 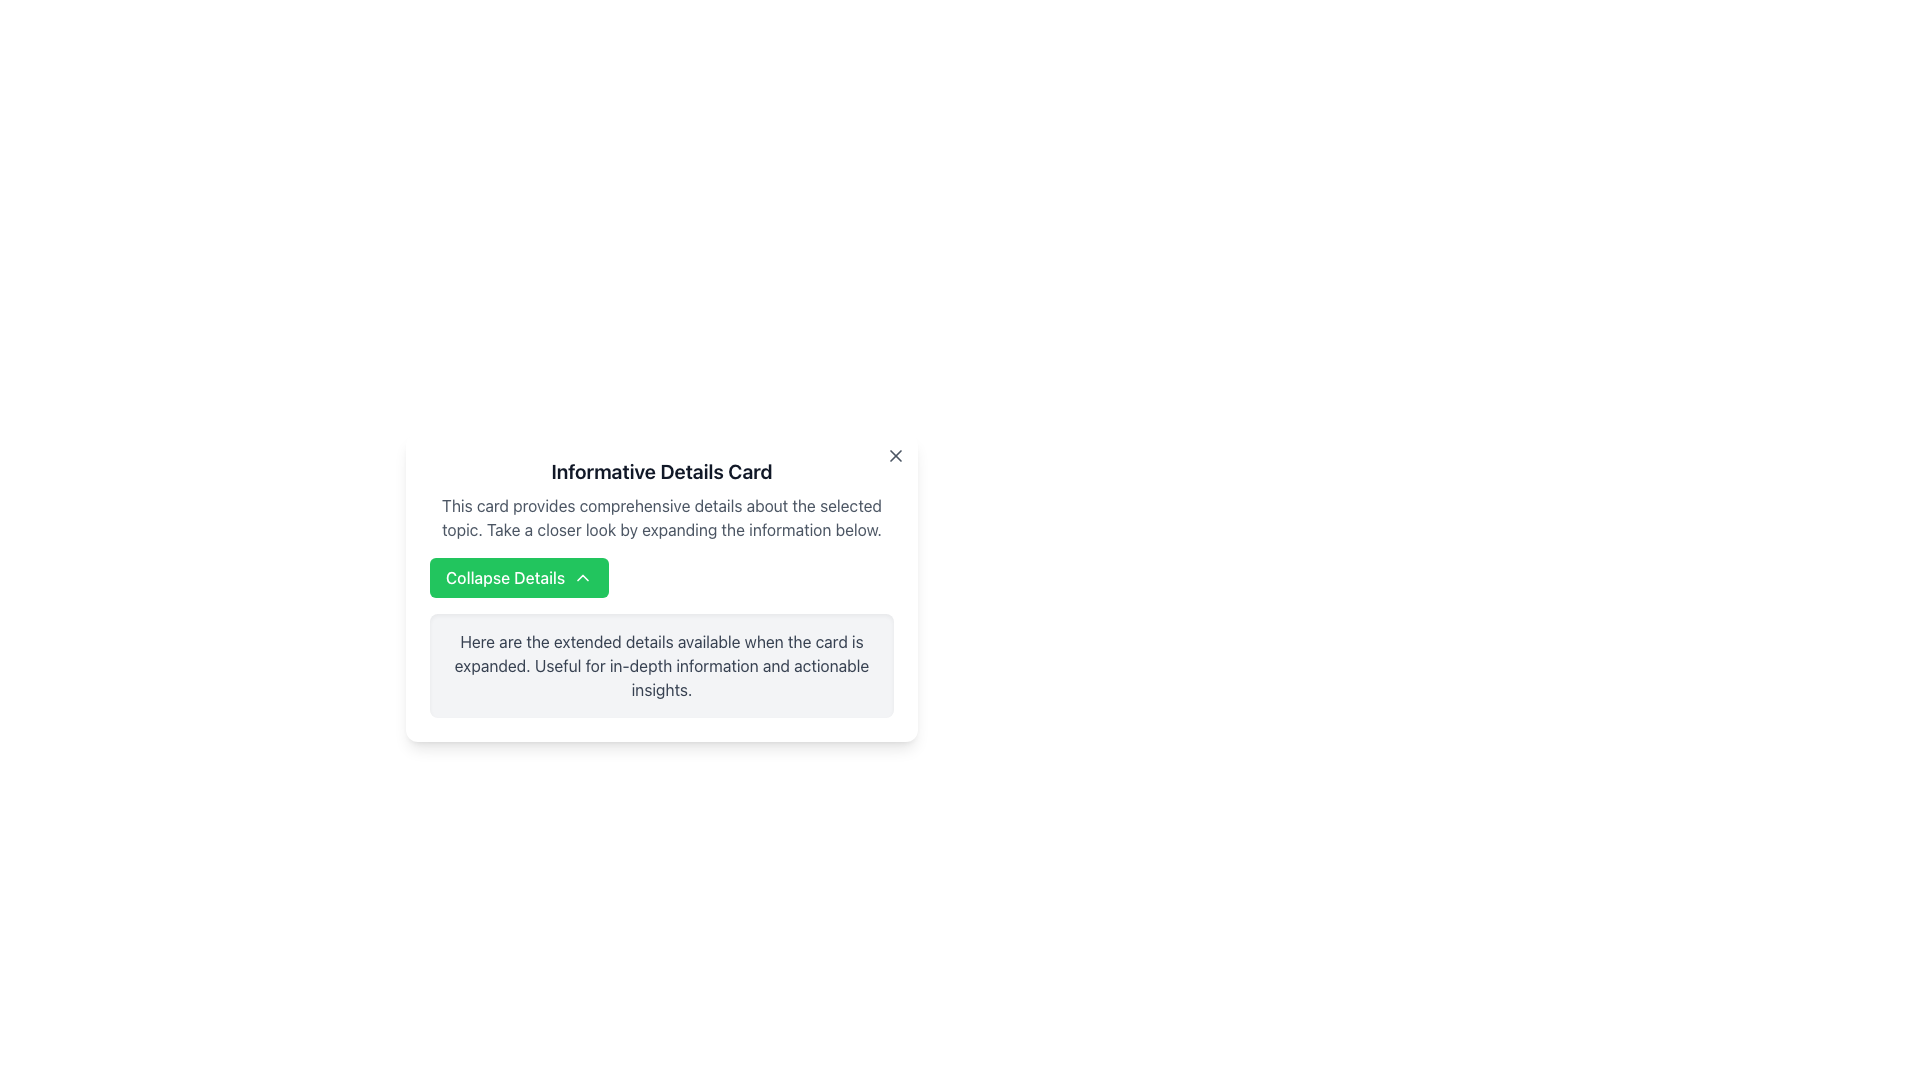 I want to click on the Arrow Icon located at the right end of the 'Collapse Details' button within the 'Informative Details Card', so click(x=582, y=578).